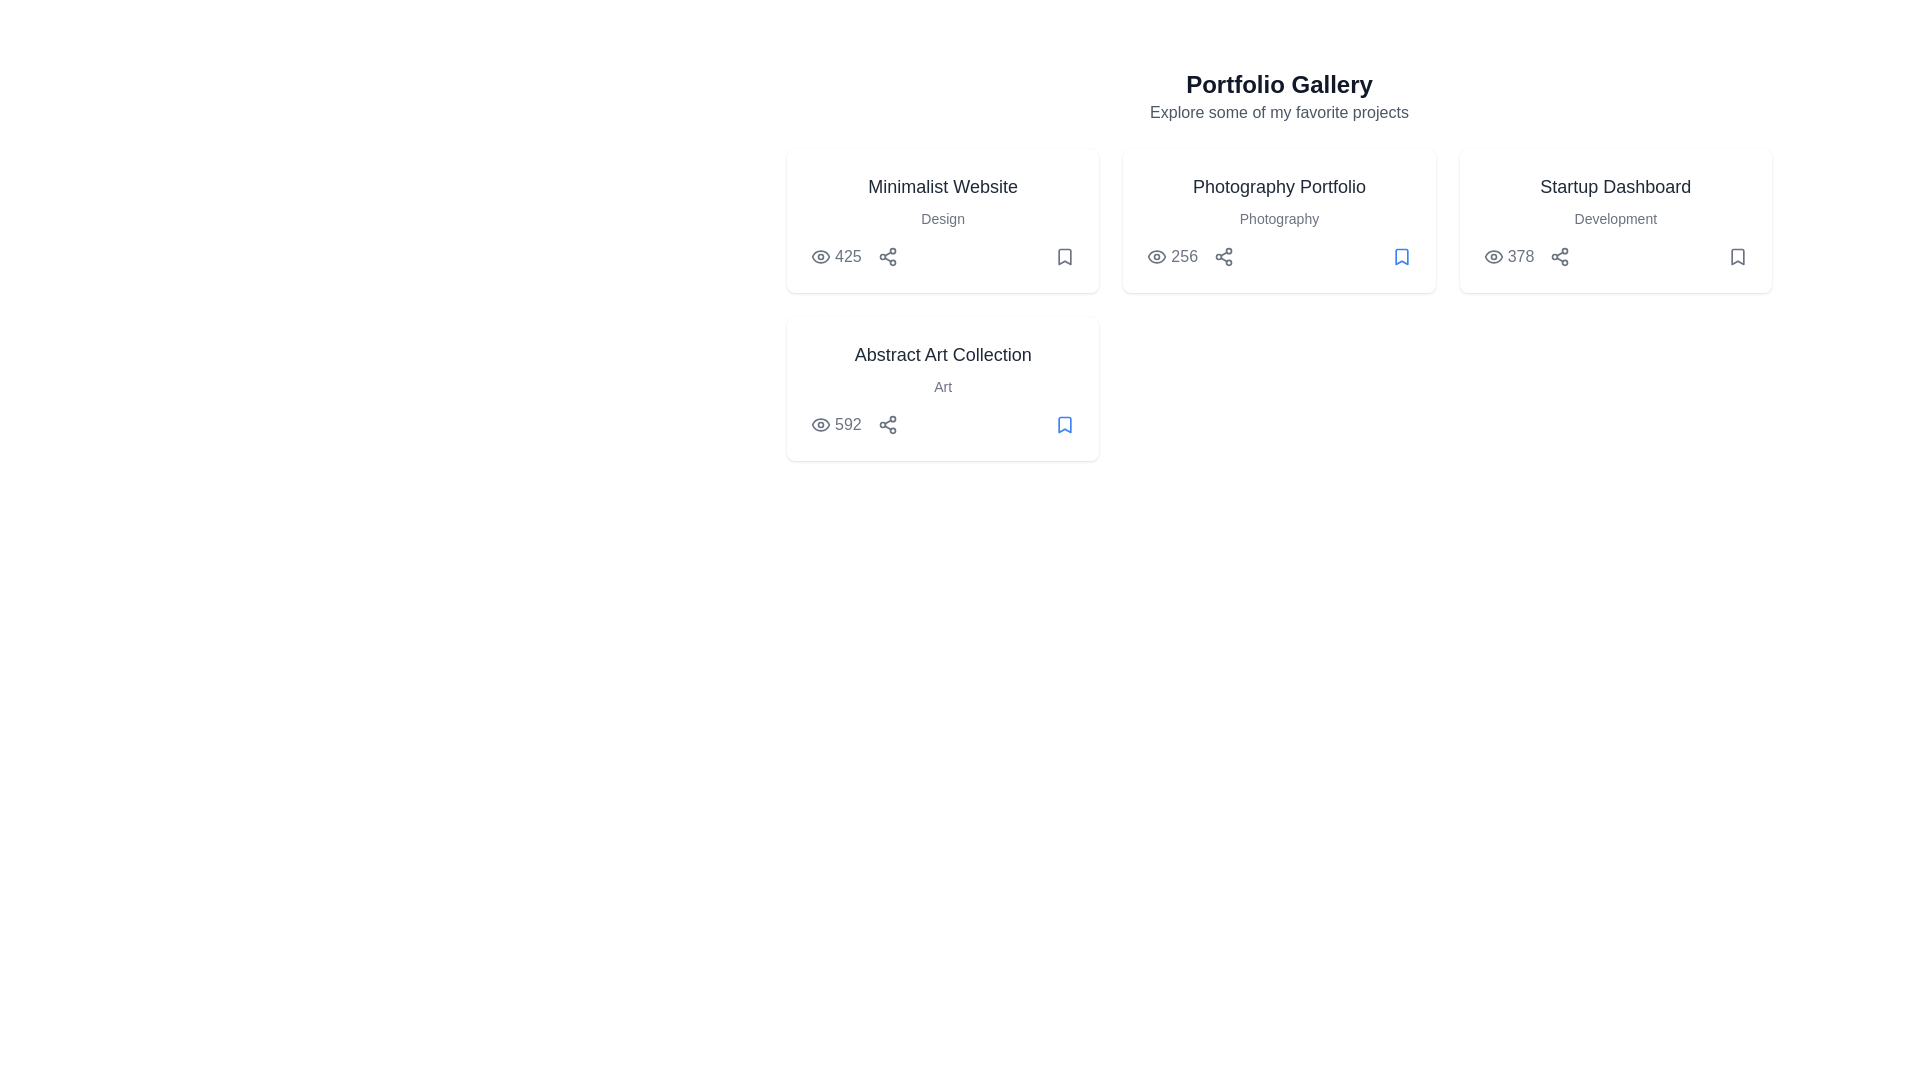 This screenshot has width=1920, height=1080. Describe the element at coordinates (1736, 256) in the screenshot. I see `the bookmarking icon located at the bottom-right corner of the 'Startup Dashboard' card, near the number '378'` at that location.